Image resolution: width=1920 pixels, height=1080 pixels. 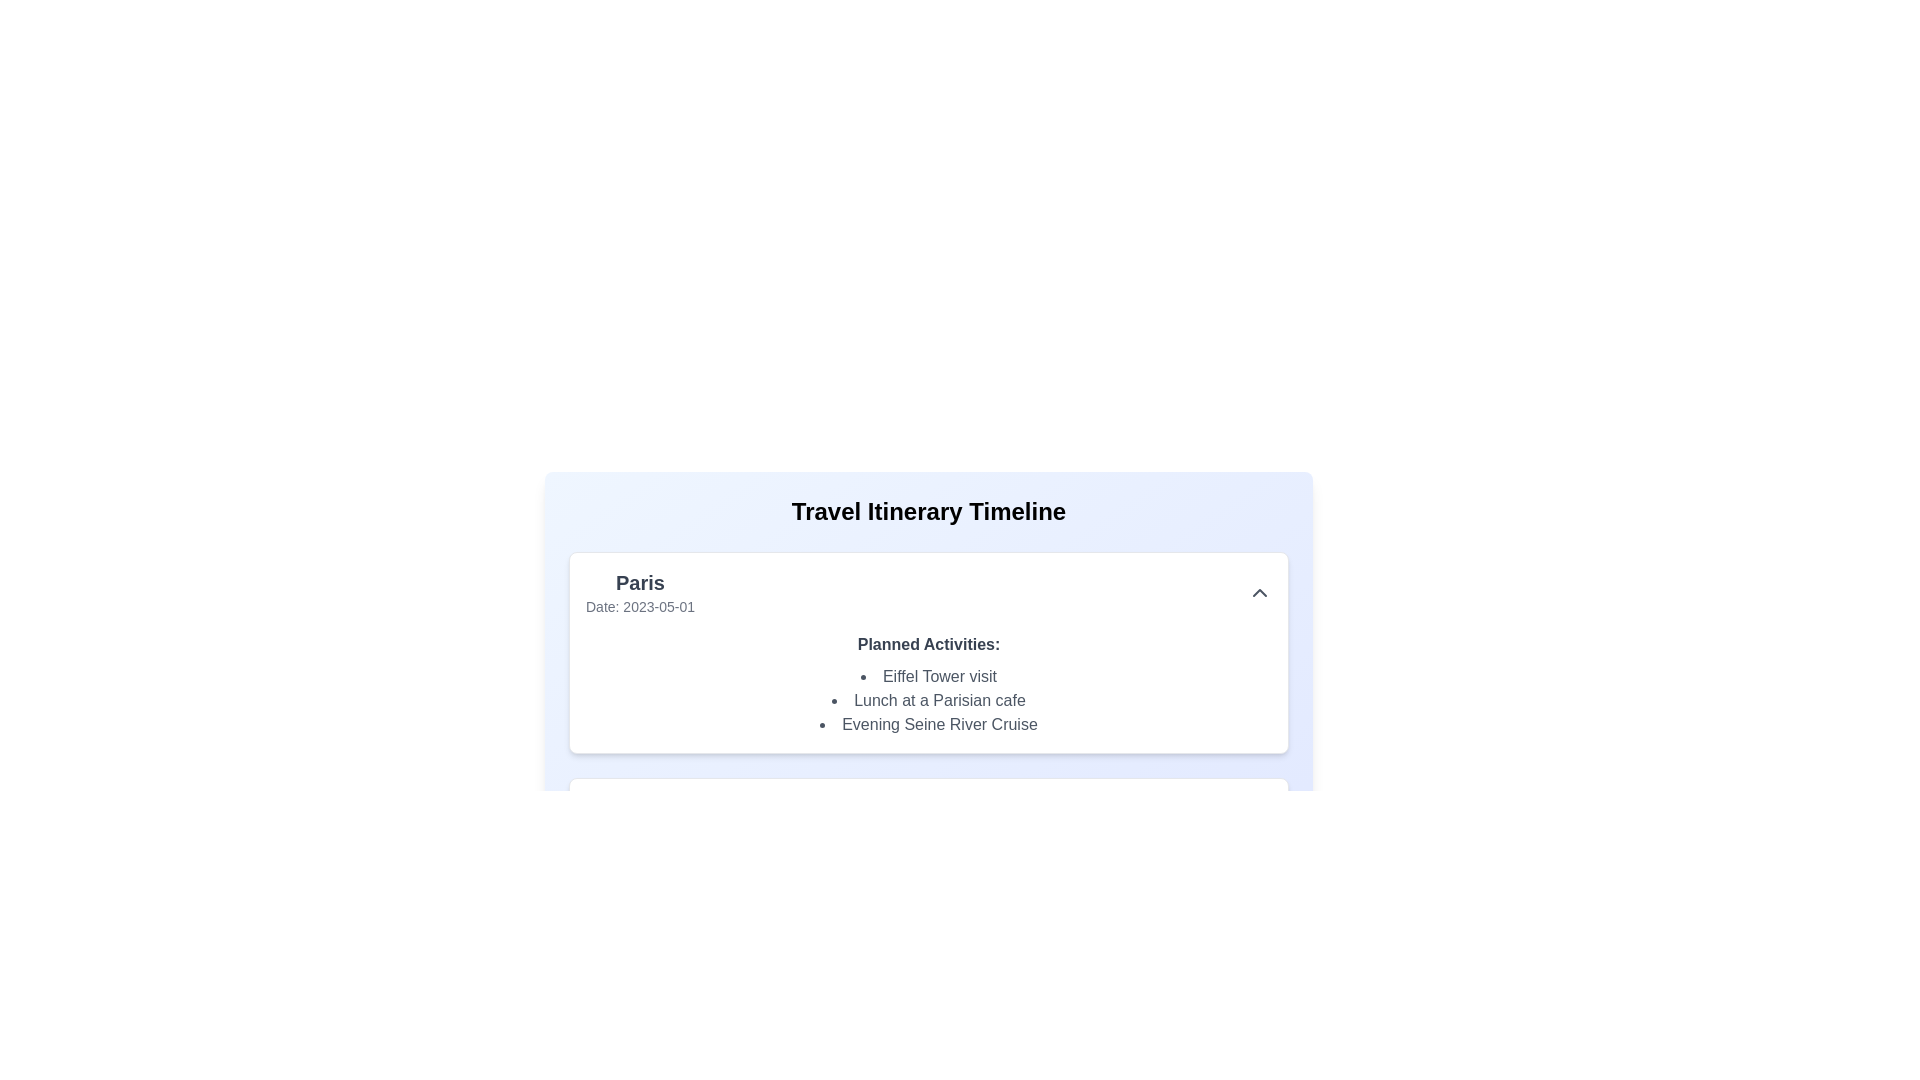 I want to click on text header labeled 'Planned Activities:' which is bold and gray, located above the list of planned activities, so click(x=928, y=644).